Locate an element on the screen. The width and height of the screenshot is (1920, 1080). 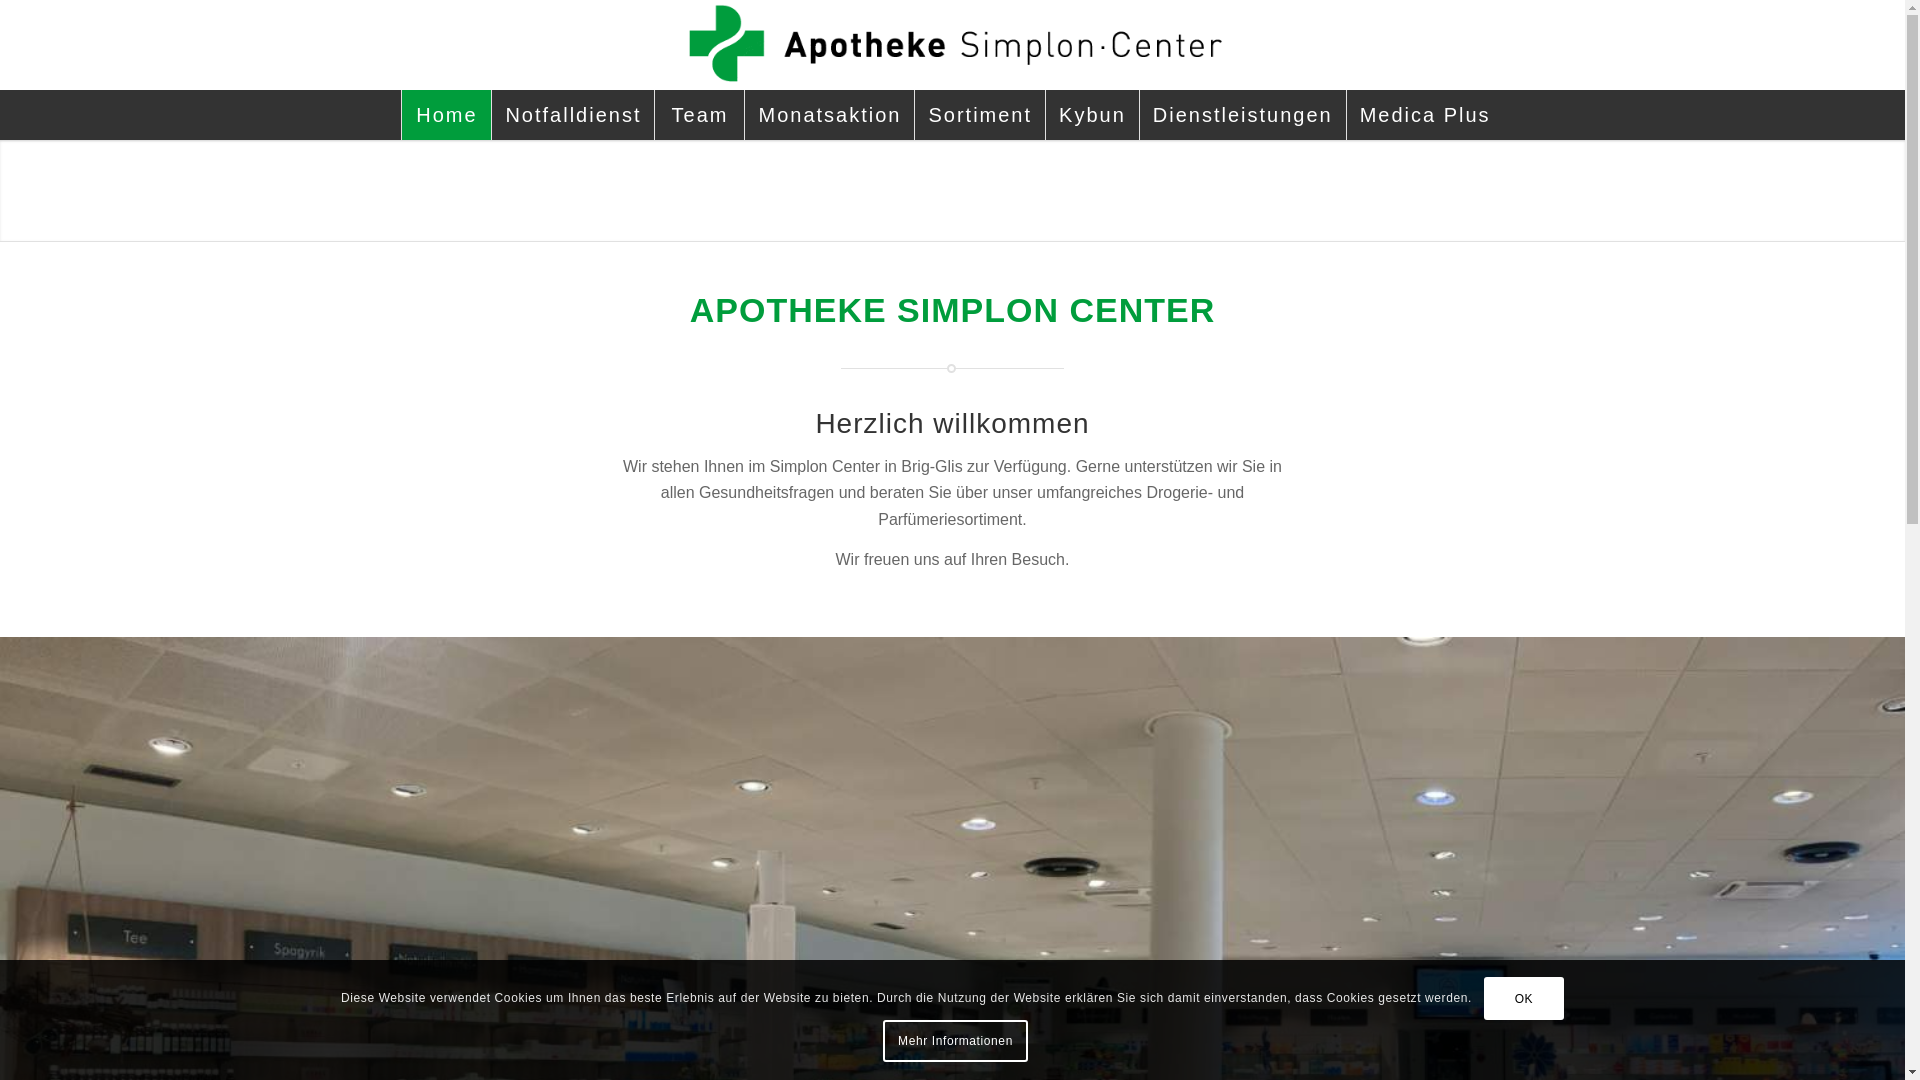
'Medica Plus' is located at coordinates (1424, 115).